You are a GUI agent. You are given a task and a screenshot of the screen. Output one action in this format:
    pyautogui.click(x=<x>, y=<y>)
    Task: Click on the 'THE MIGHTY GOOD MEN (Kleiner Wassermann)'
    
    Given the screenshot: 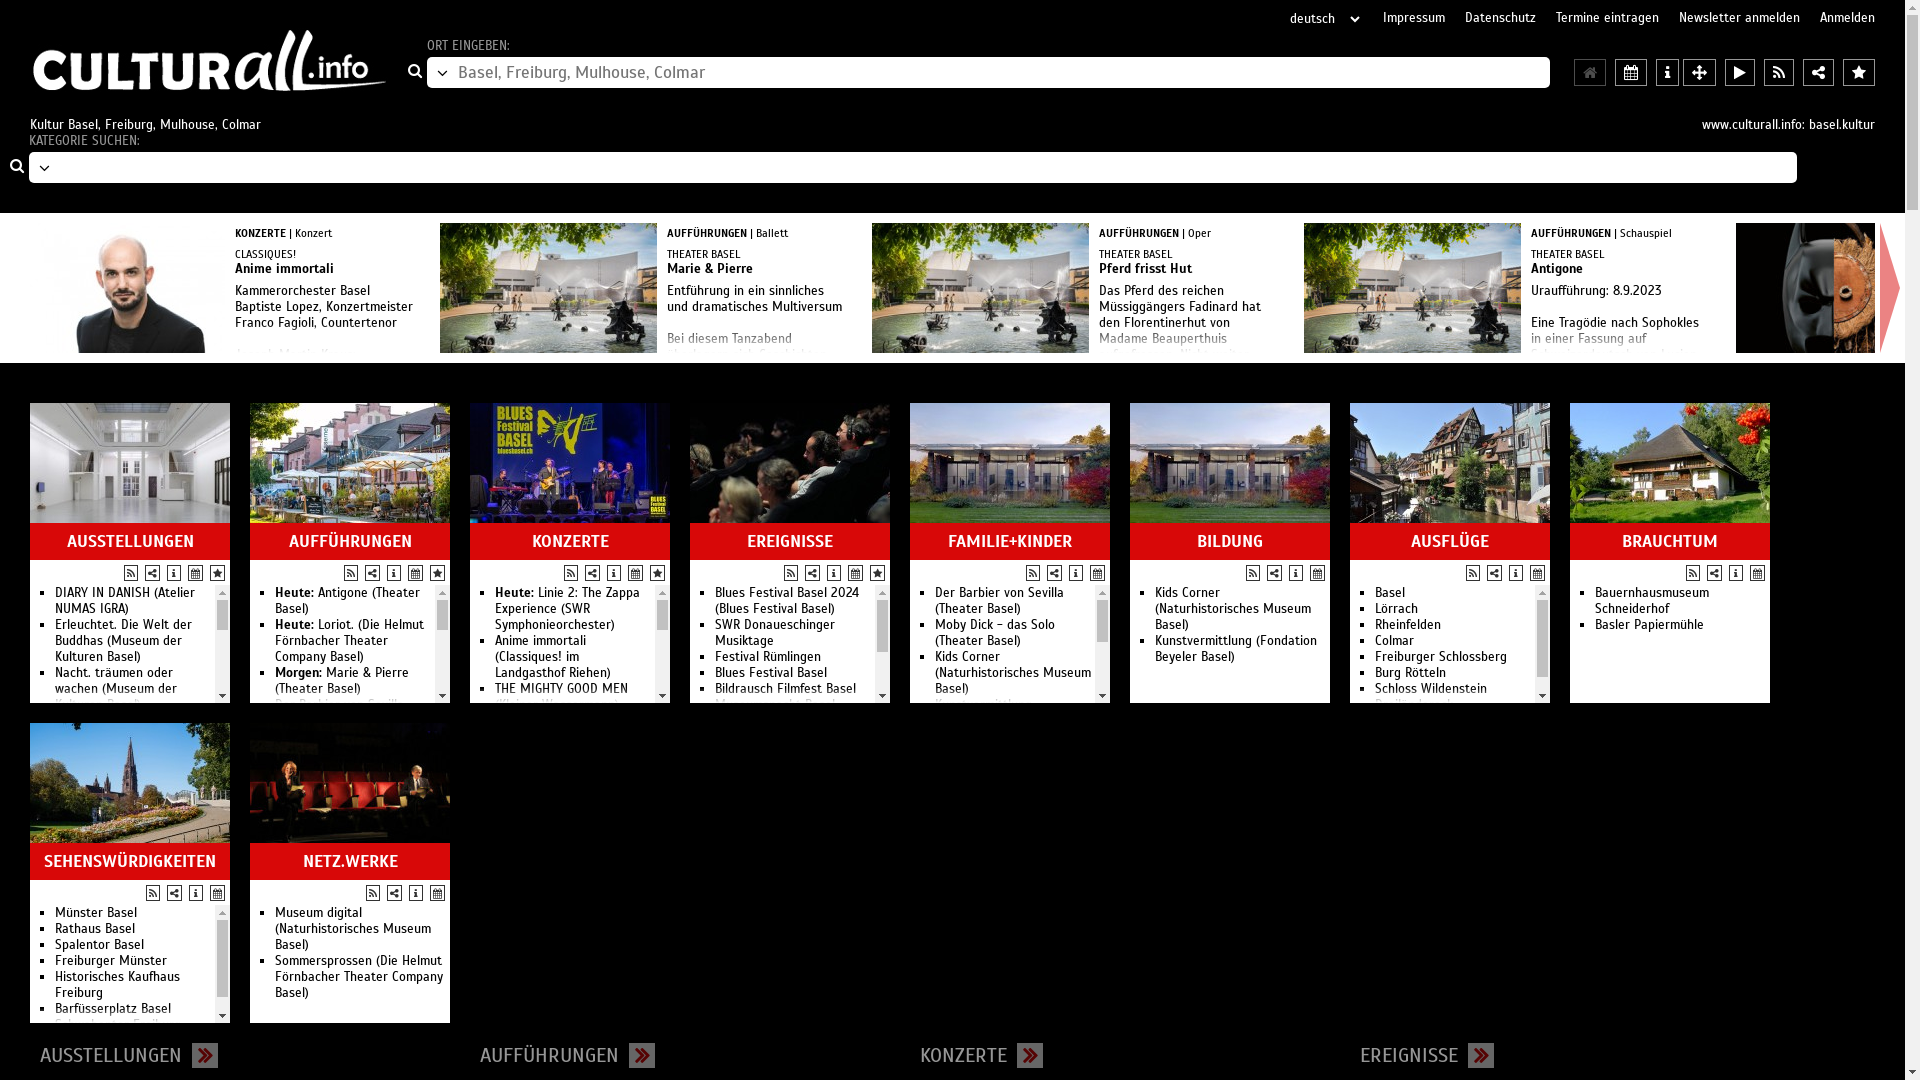 What is the action you would take?
    pyautogui.click(x=560, y=696)
    